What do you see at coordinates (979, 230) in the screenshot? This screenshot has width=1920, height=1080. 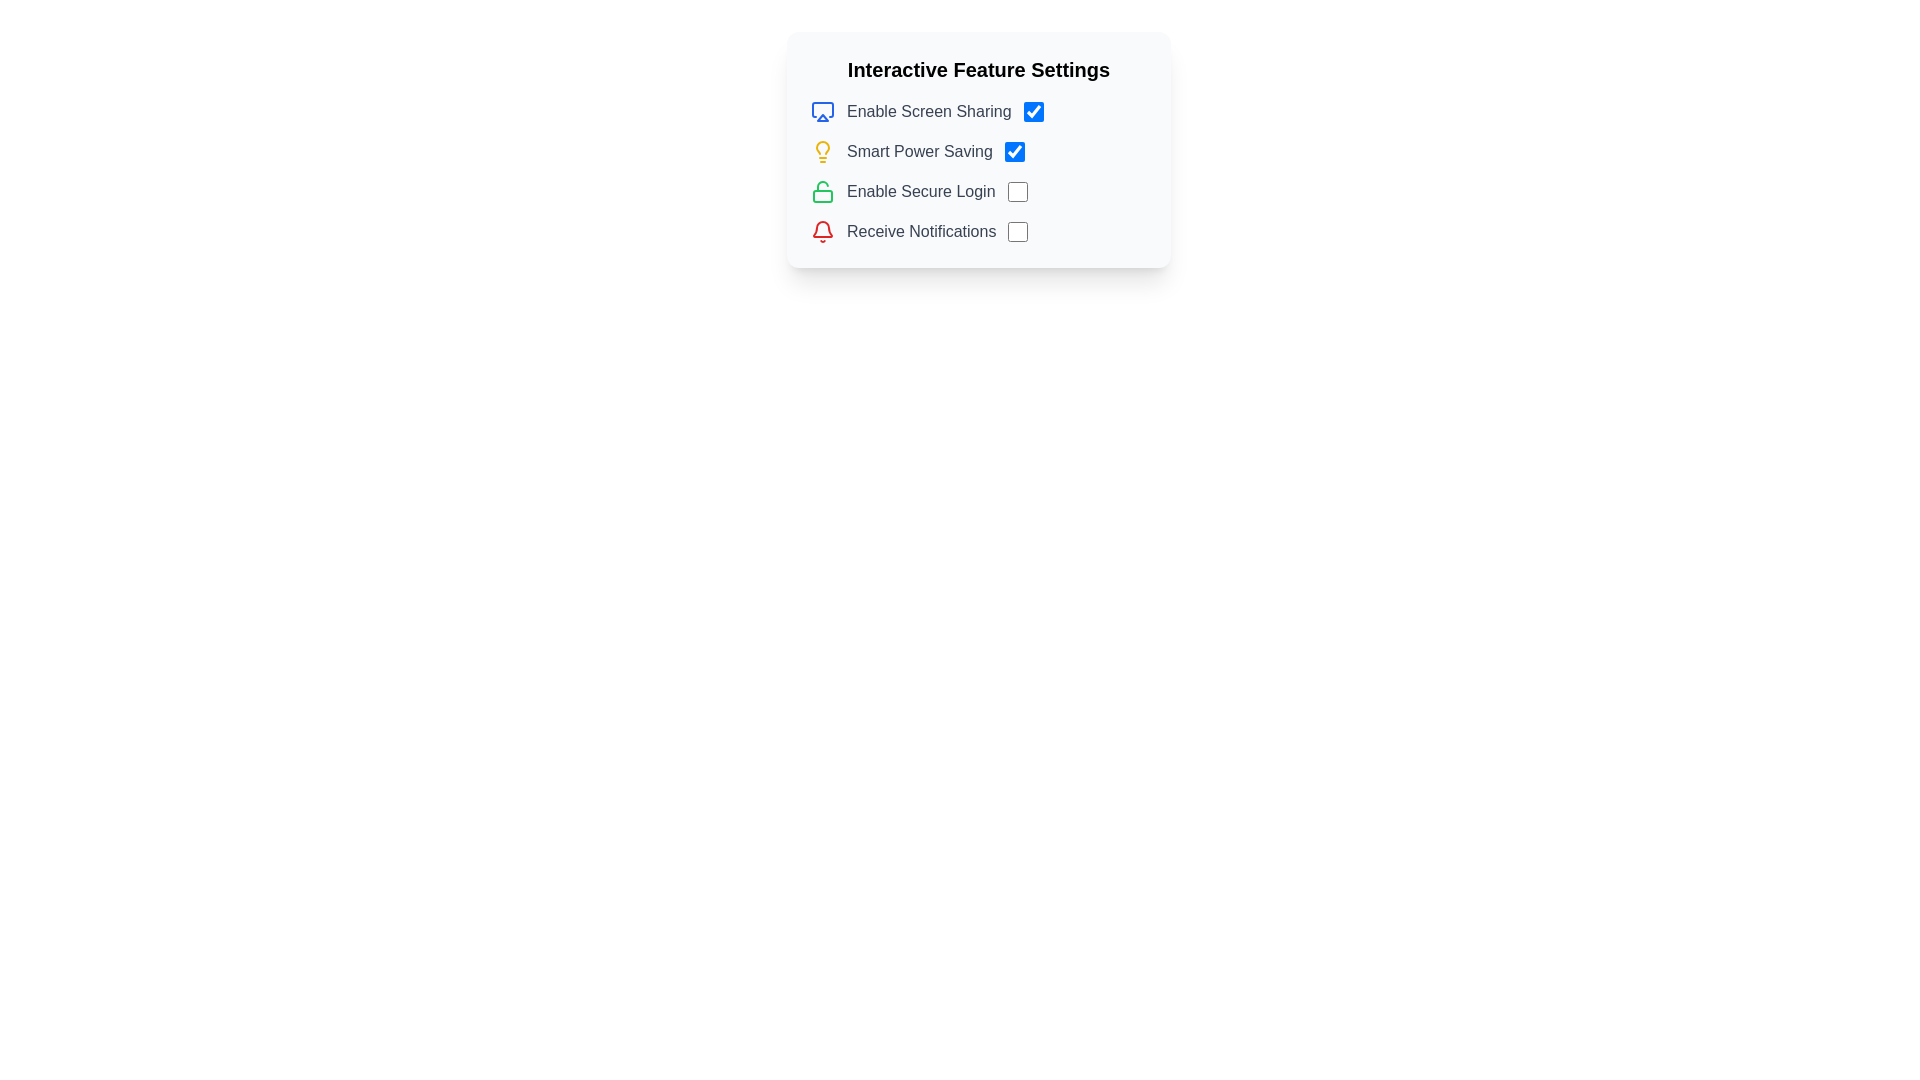 I see `the checkbox` at bounding box center [979, 230].